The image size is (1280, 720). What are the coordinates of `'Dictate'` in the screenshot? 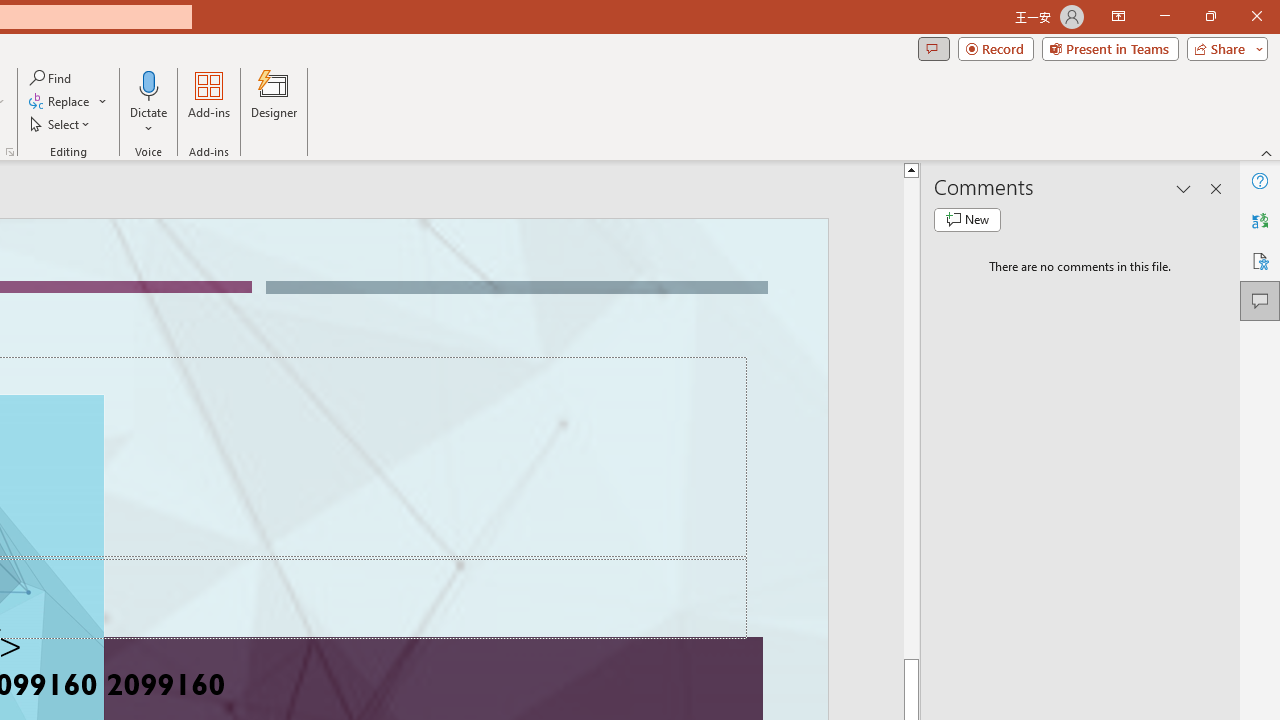 It's located at (148, 84).